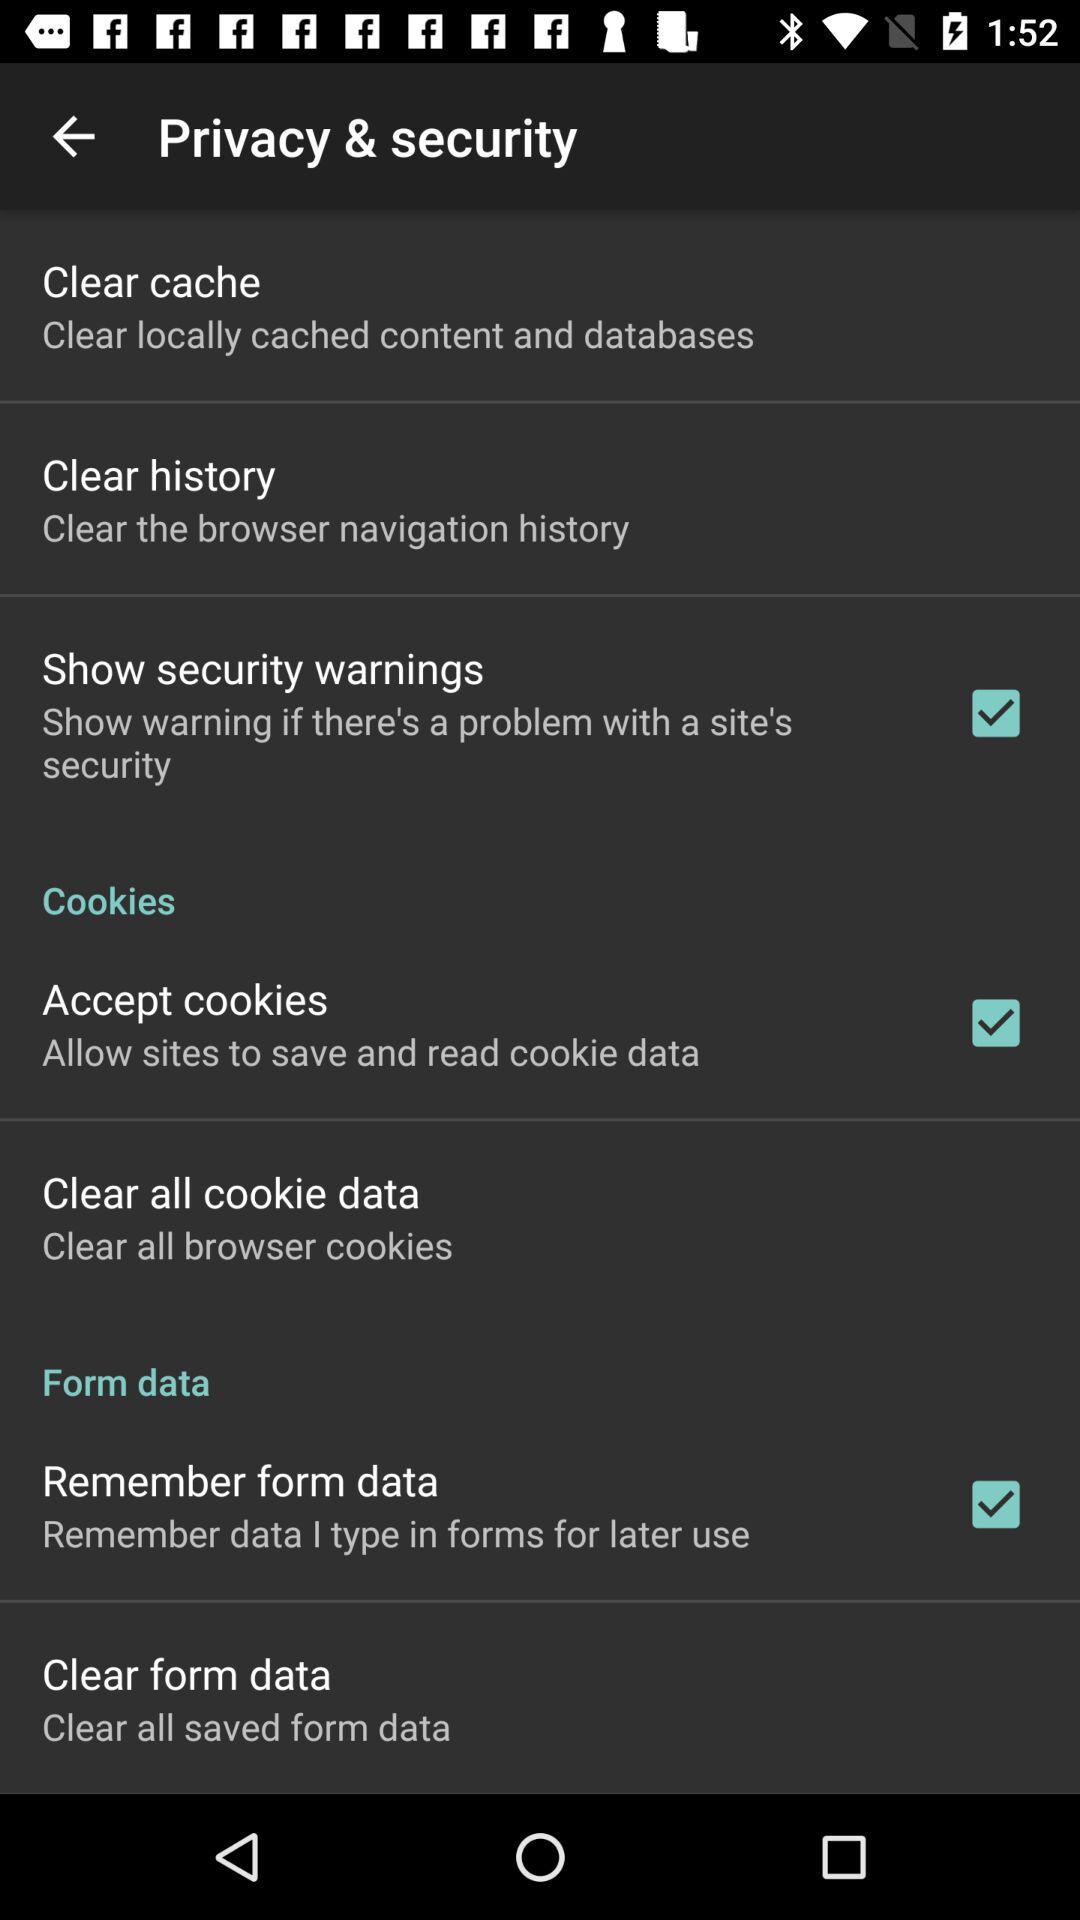  Describe the element at coordinates (371, 1050) in the screenshot. I see `the item above the clear all cookie item` at that location.